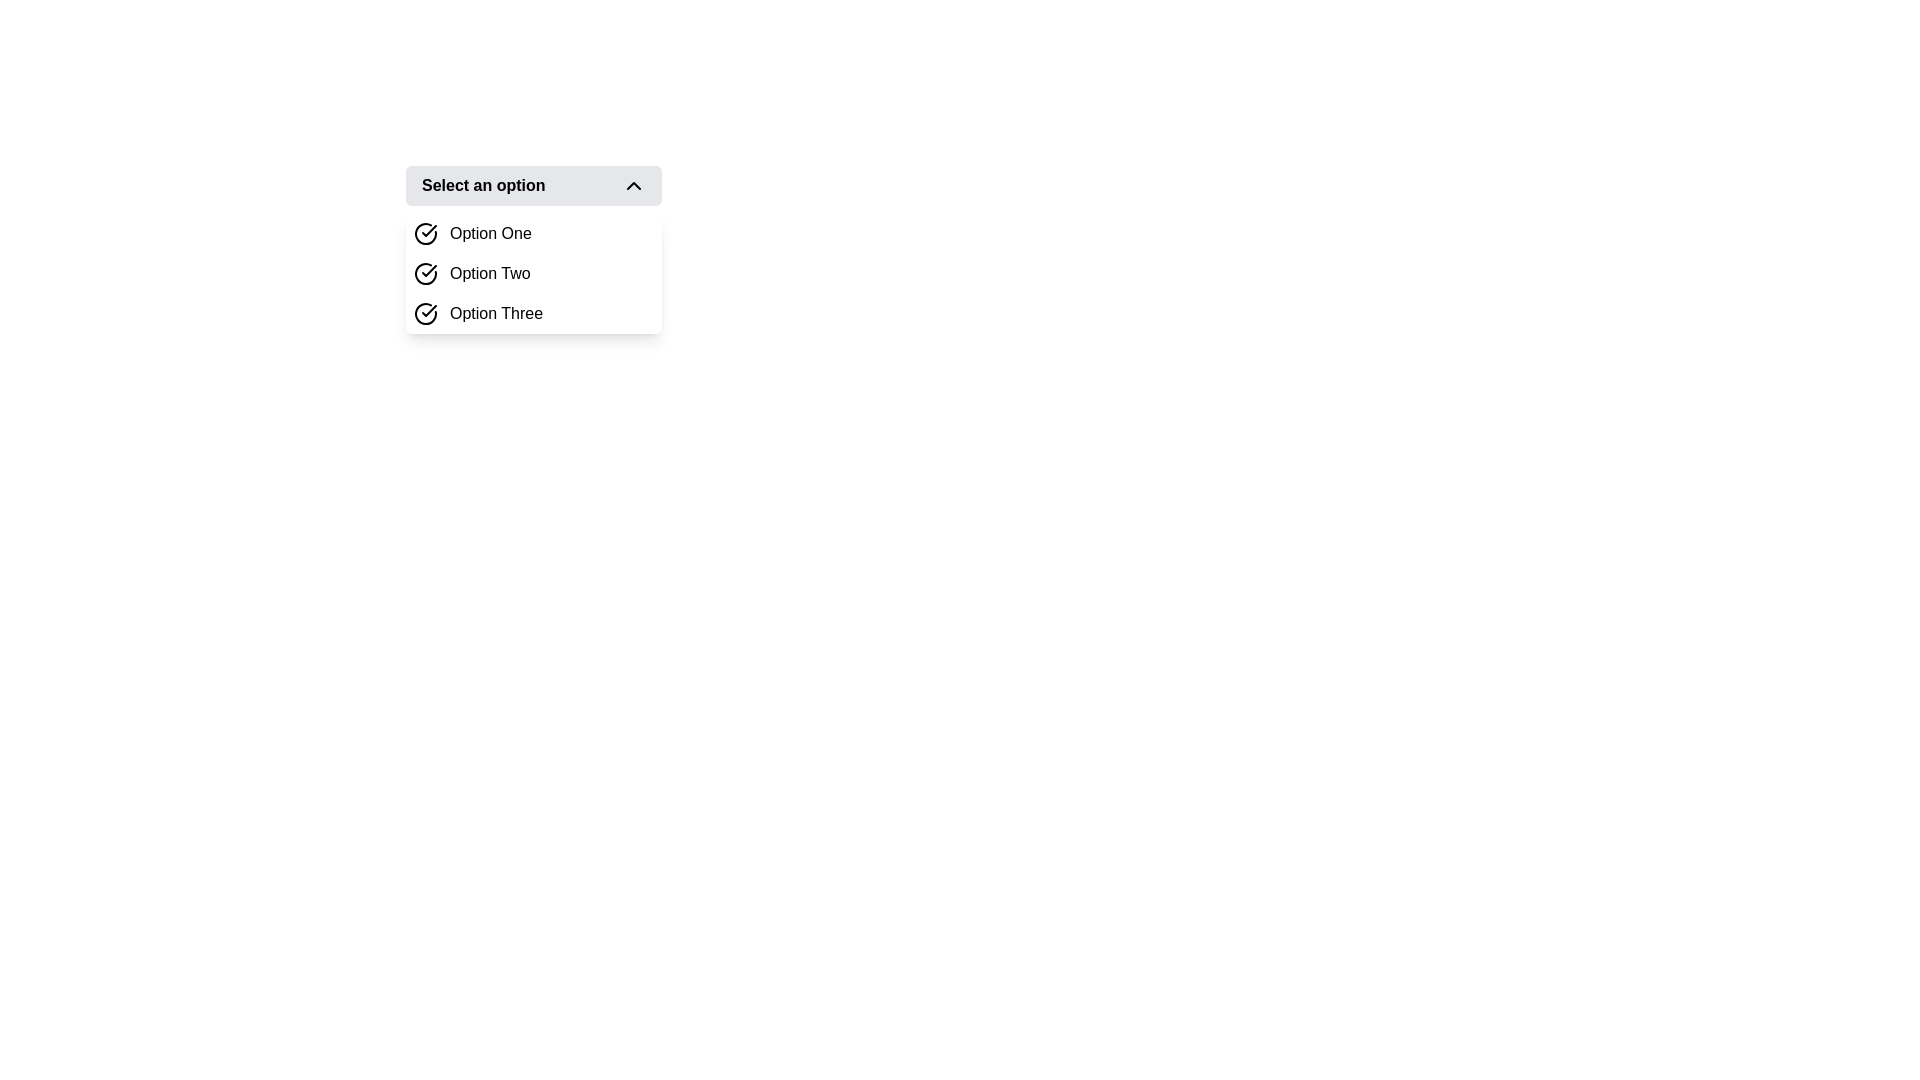  Describe the element at coordinates (425, 313) in the screenshot. I see `the function of the circled checkmark icon located to the left of 'Option Three' in the dropdown menu` at that location.